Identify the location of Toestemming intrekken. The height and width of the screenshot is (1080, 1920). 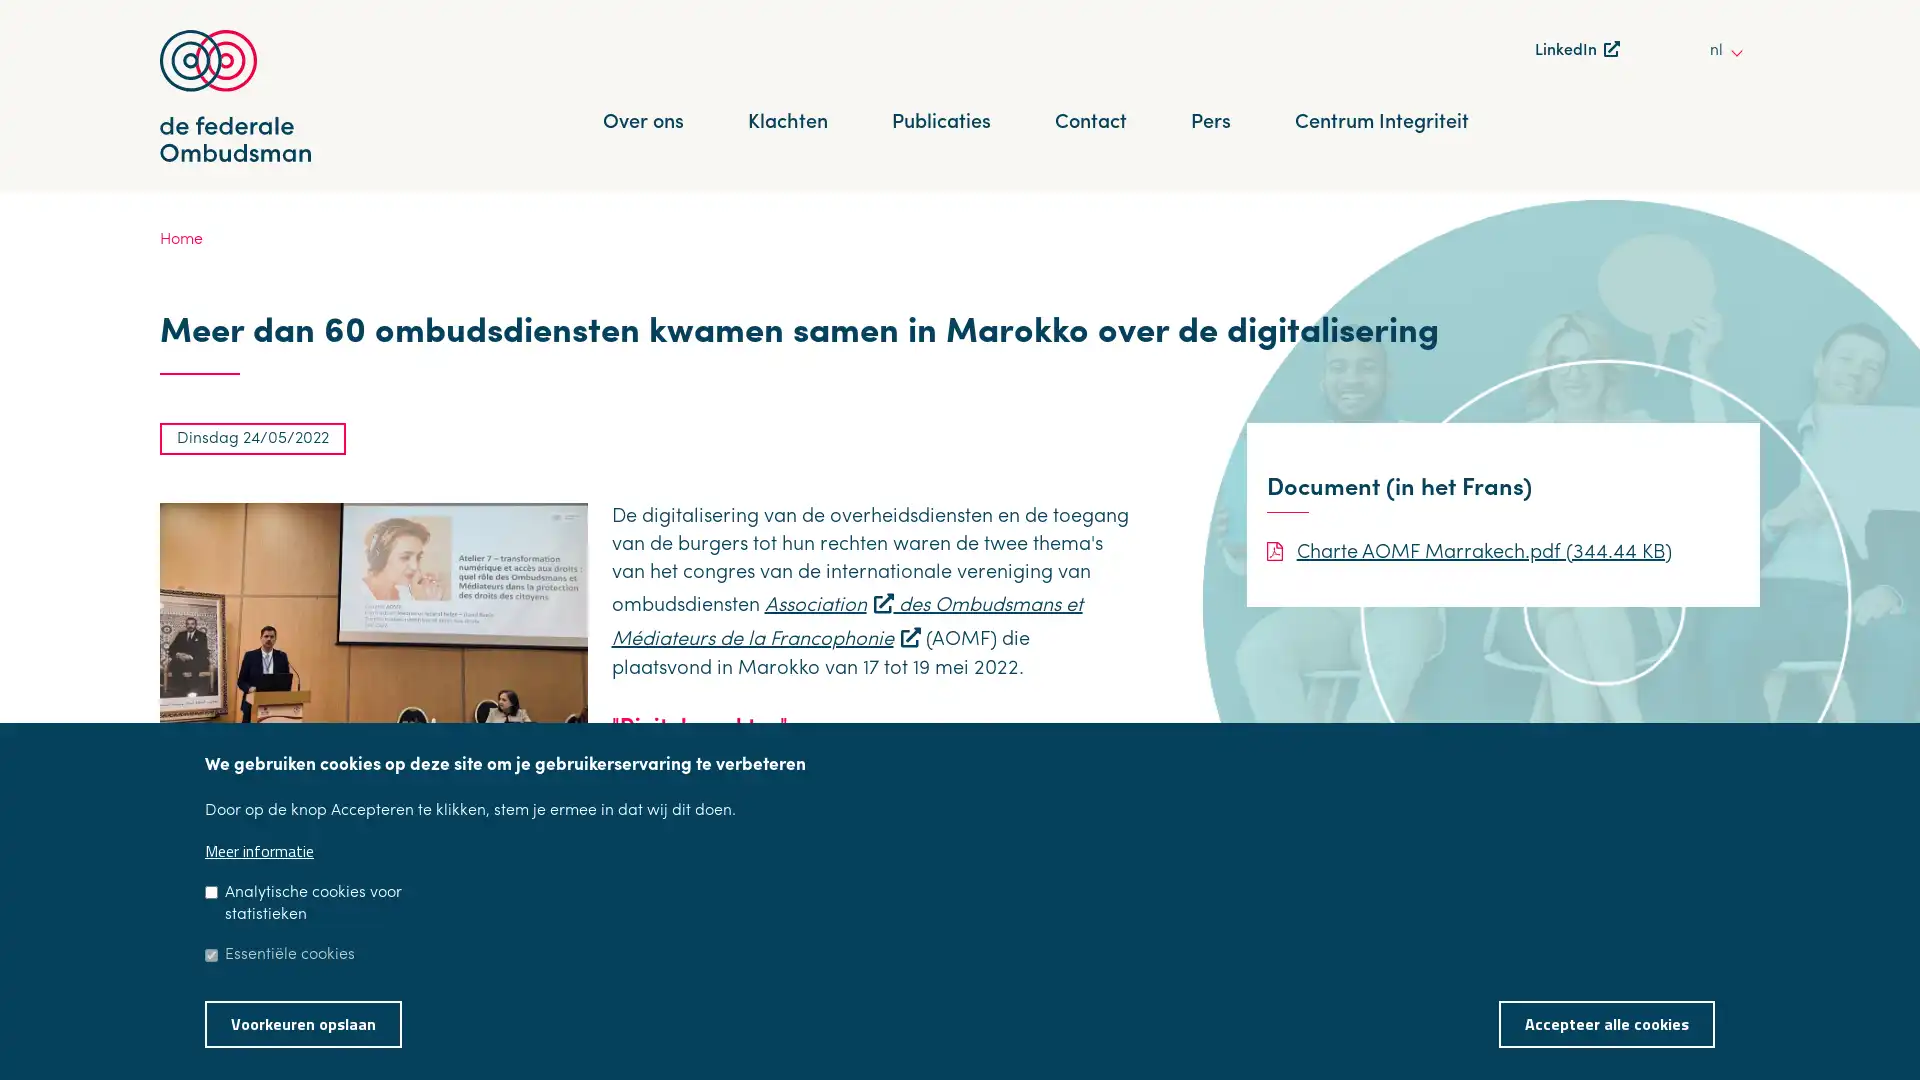
(1740, 1010).